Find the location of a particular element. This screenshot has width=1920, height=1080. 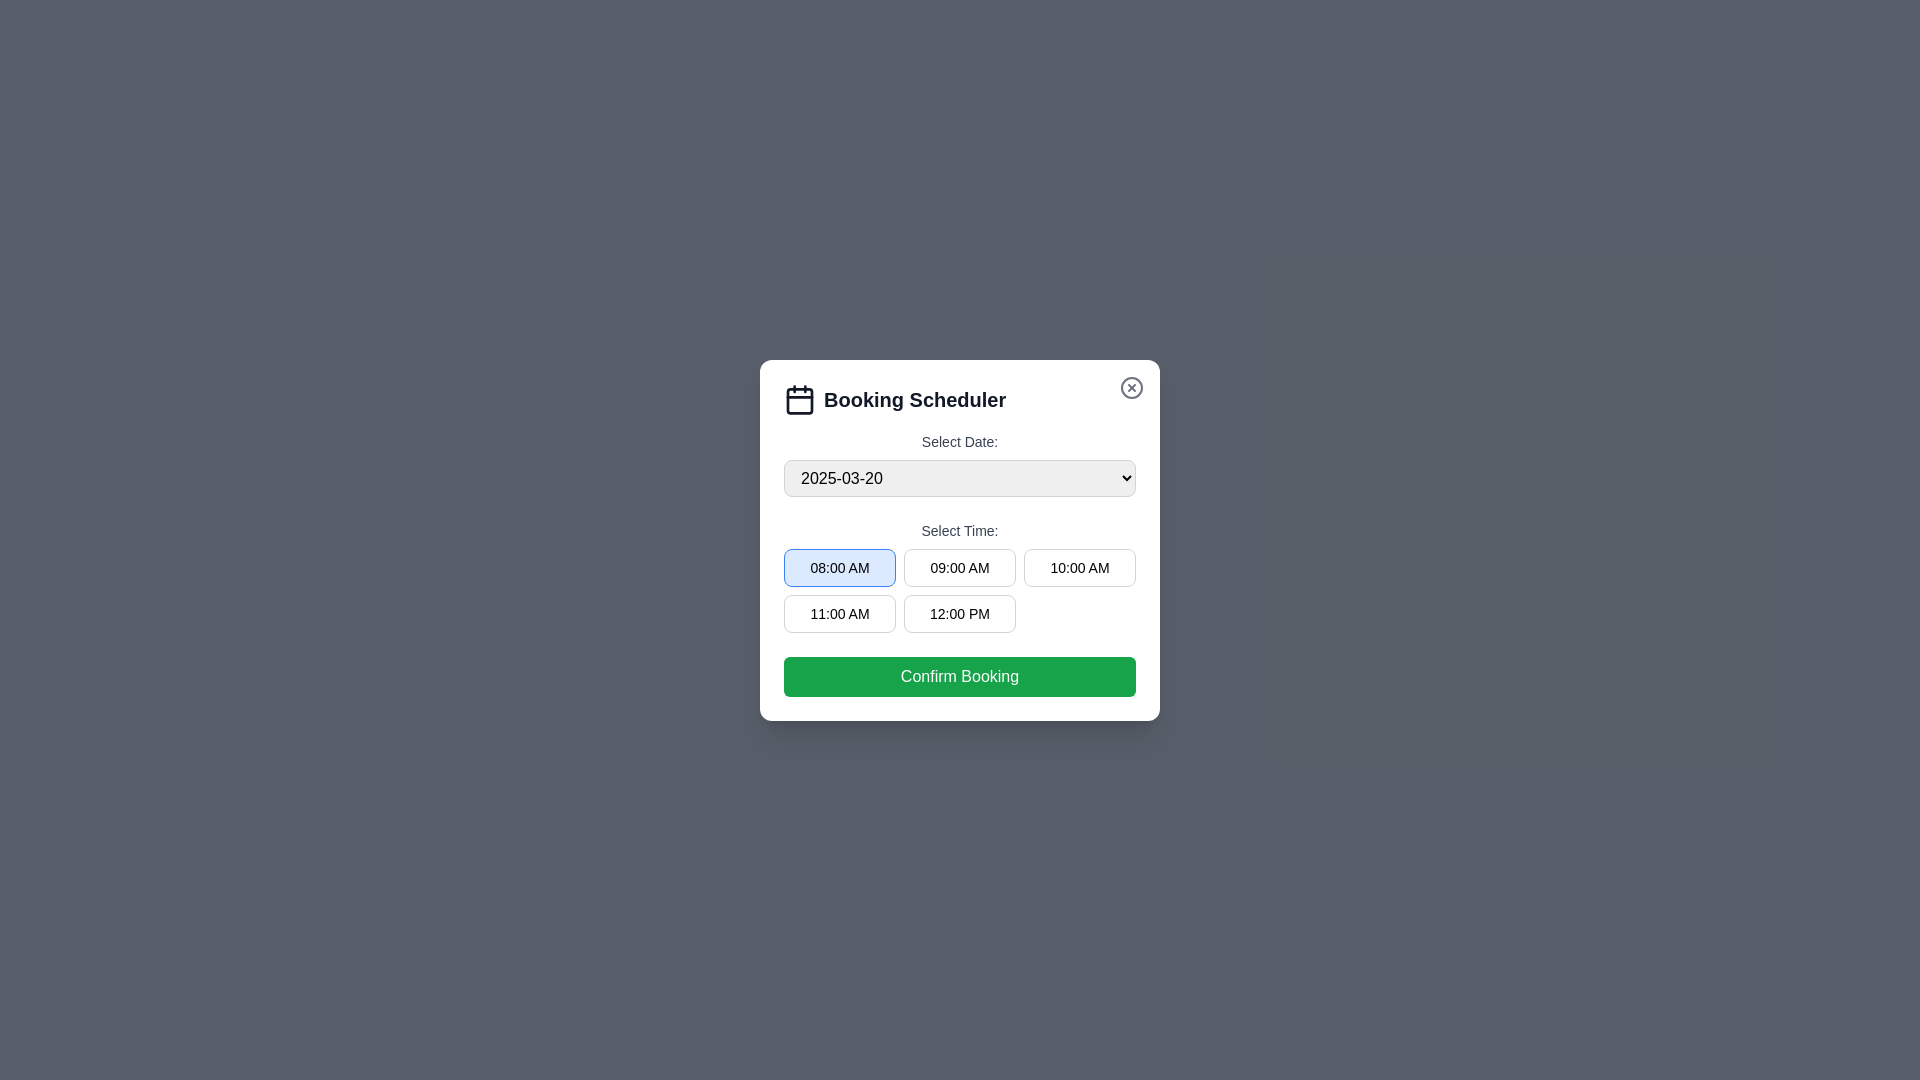

the '08:00 AM' time slot button, which is the first button in the grid layout under the 'Select Time' label is located at coordinates (840, 567).